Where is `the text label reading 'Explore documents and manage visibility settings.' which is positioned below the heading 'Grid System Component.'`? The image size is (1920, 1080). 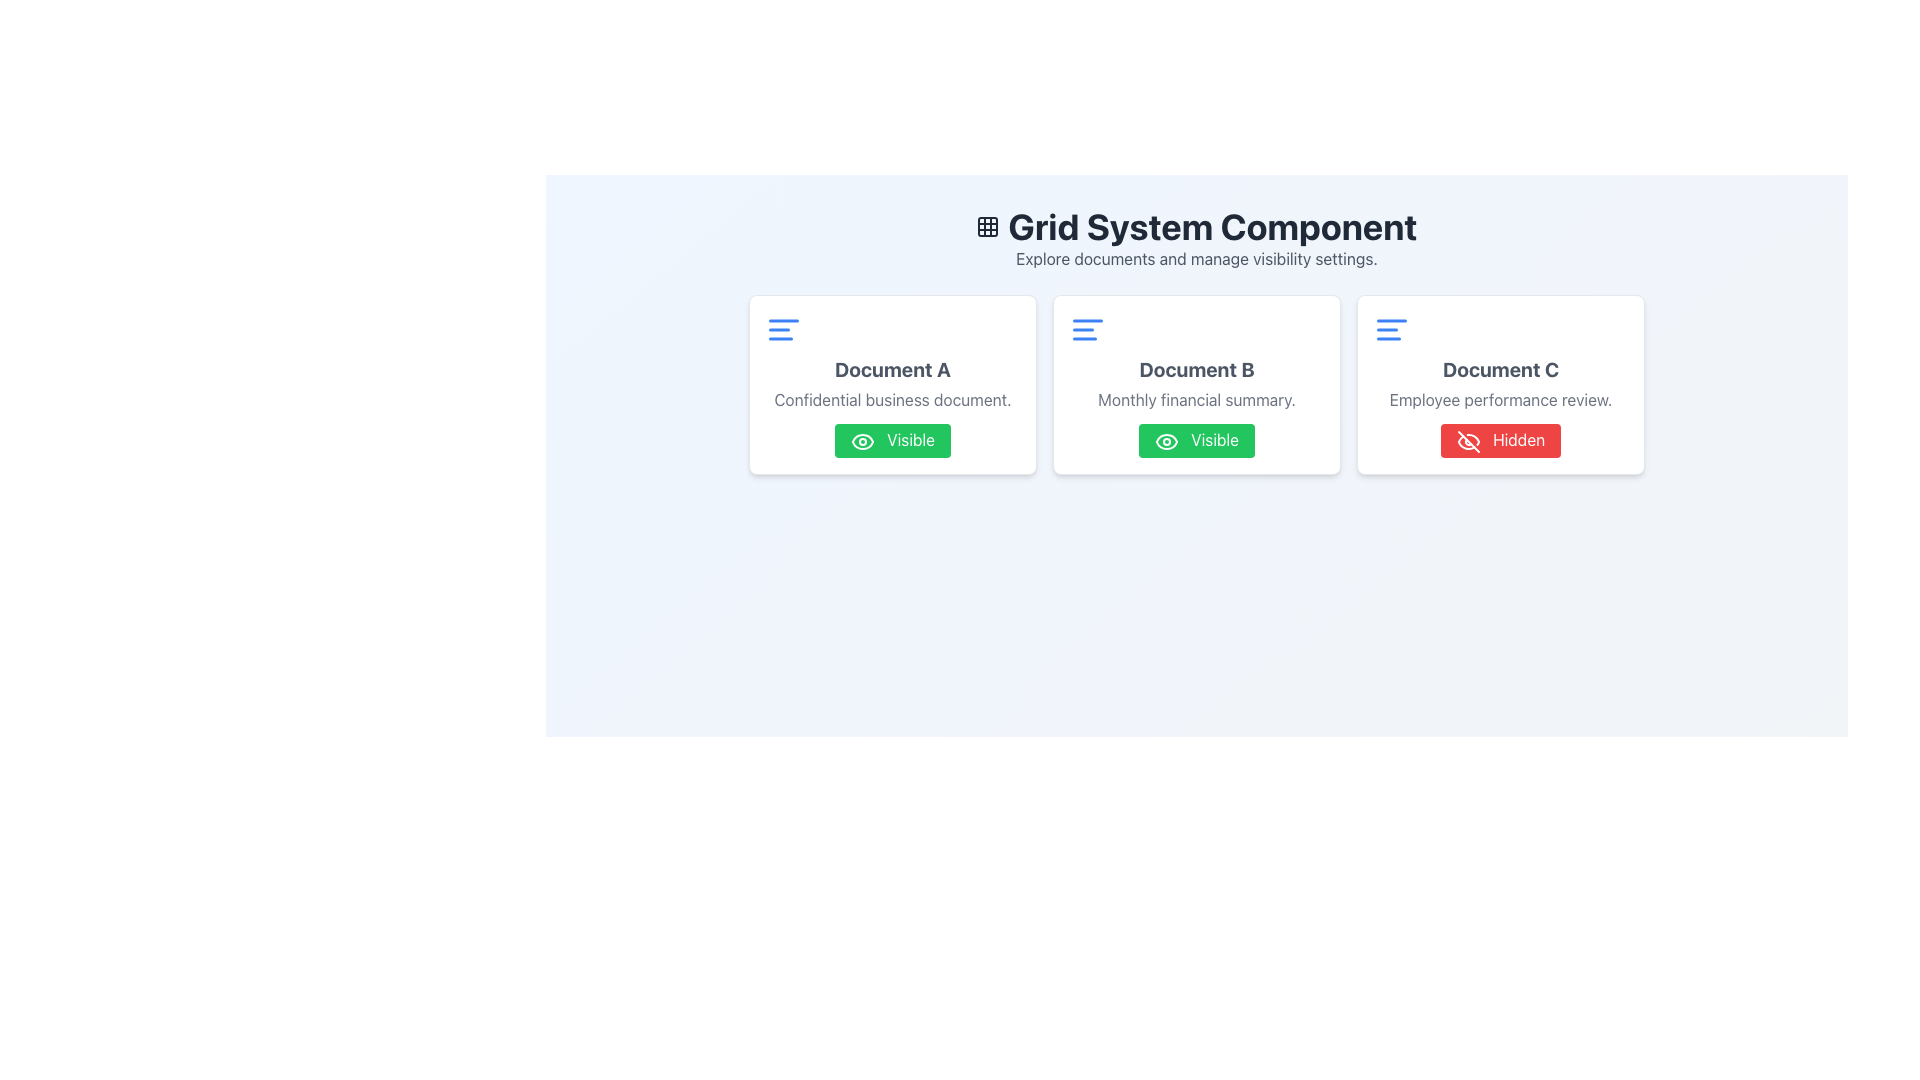 the text label reading 'Explore documents and manage visibility settings.' which is positioned below the heading 'Grid System Component.' is located at coordinates (1196, 257).